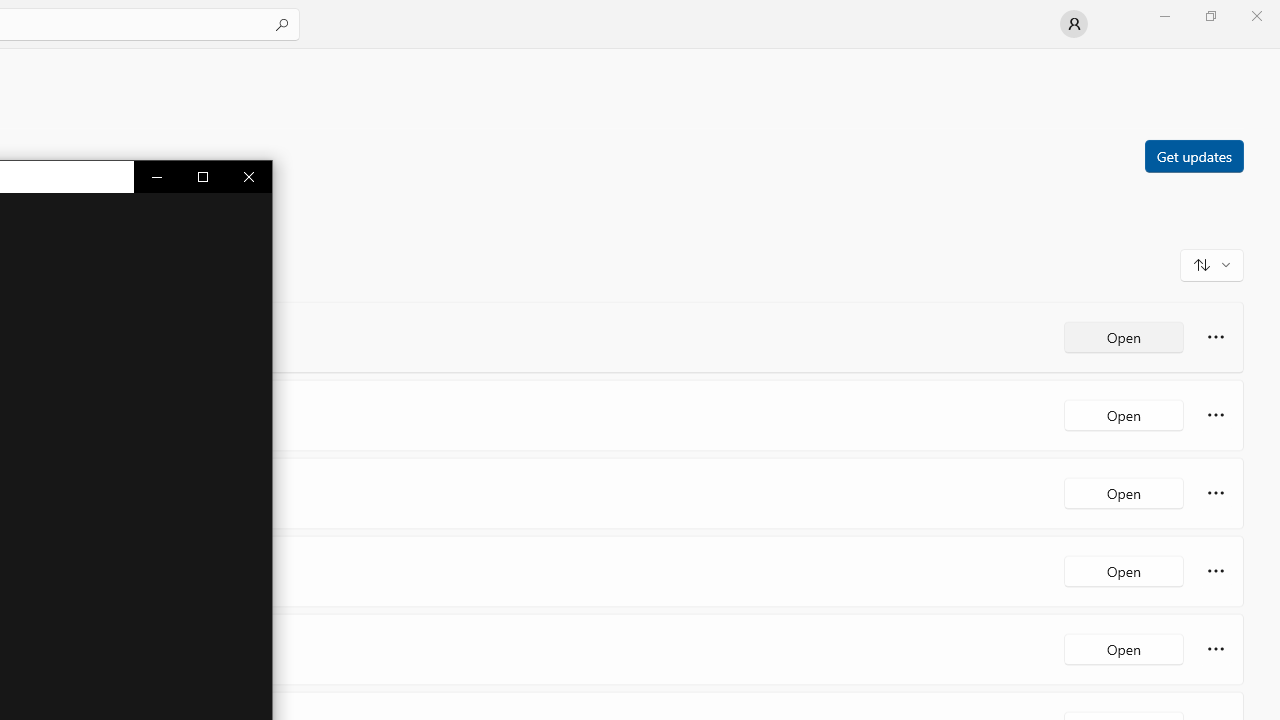 The width and height of the screenshot is (1280, 720). I want to click on 'Maximize Xbox Console Companion', so click(203, 176).